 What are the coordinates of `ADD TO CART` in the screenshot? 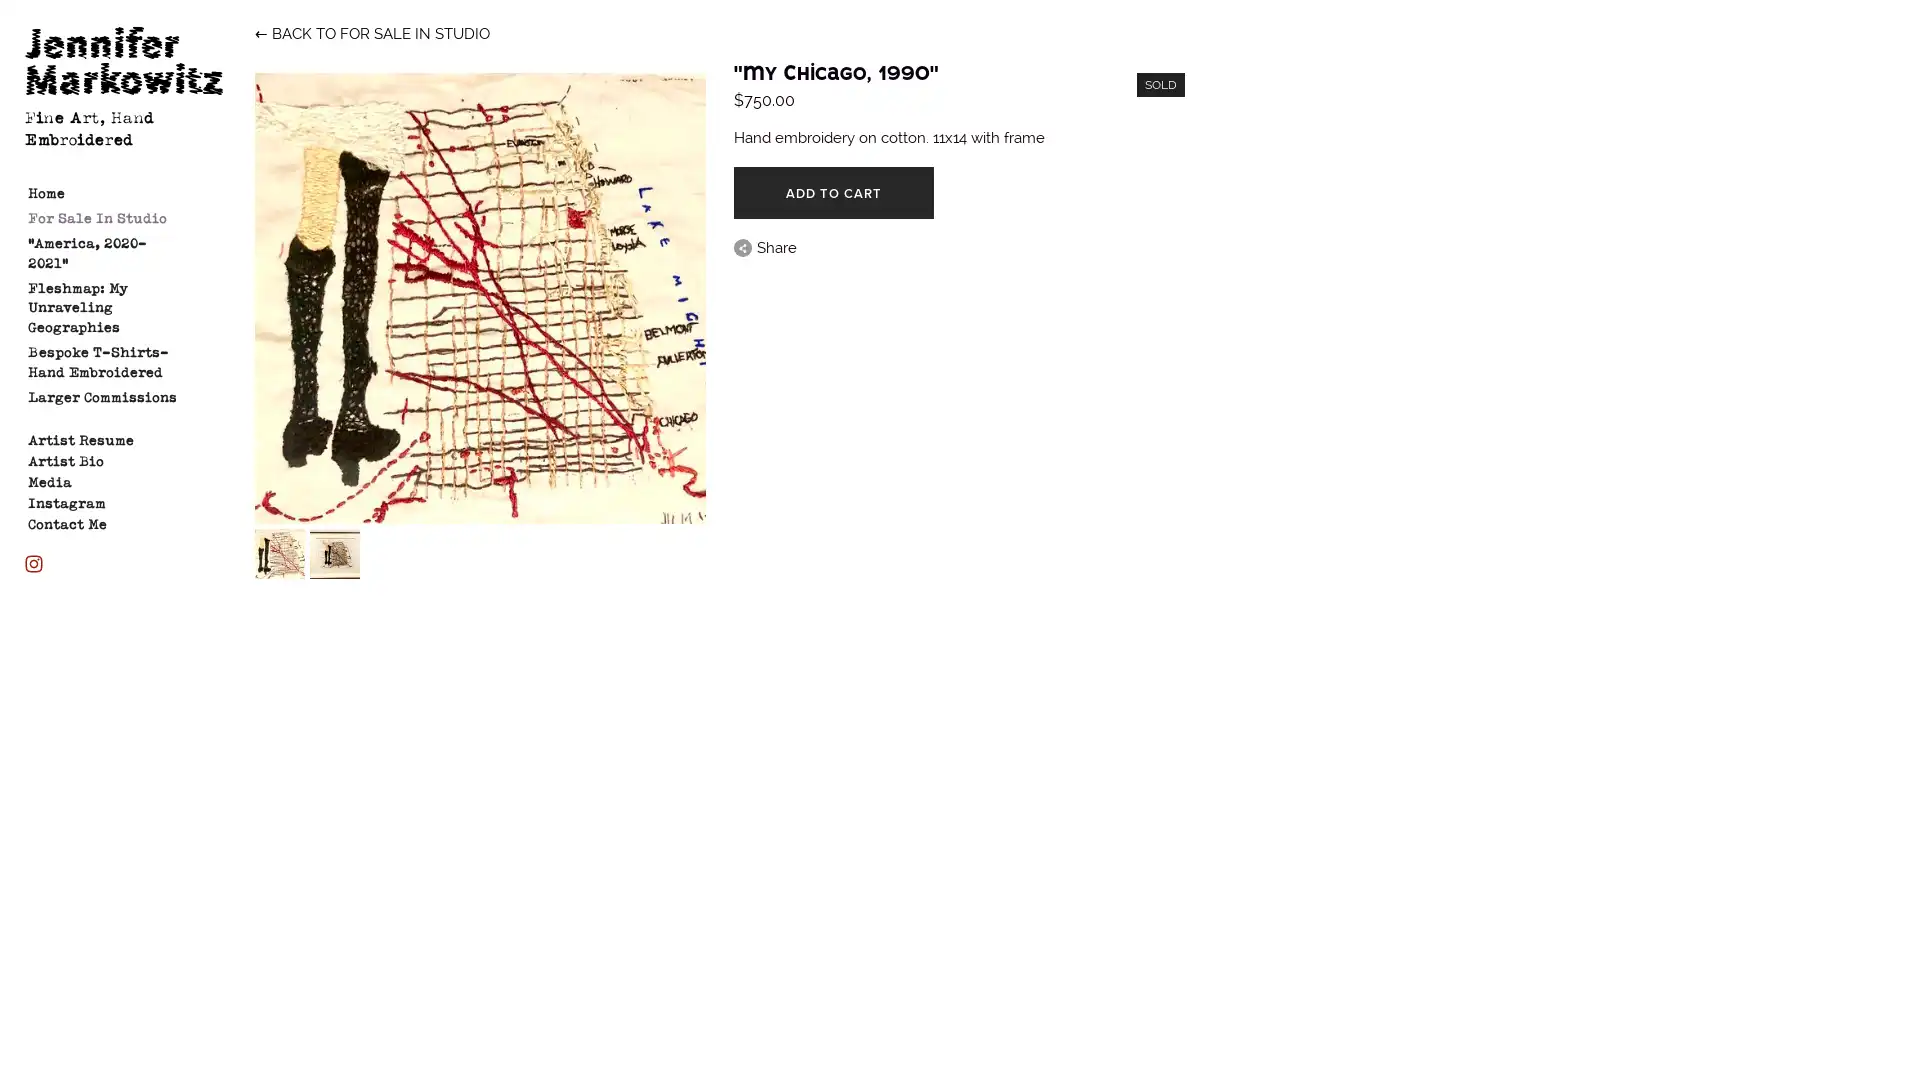 It's located at (833, 192).